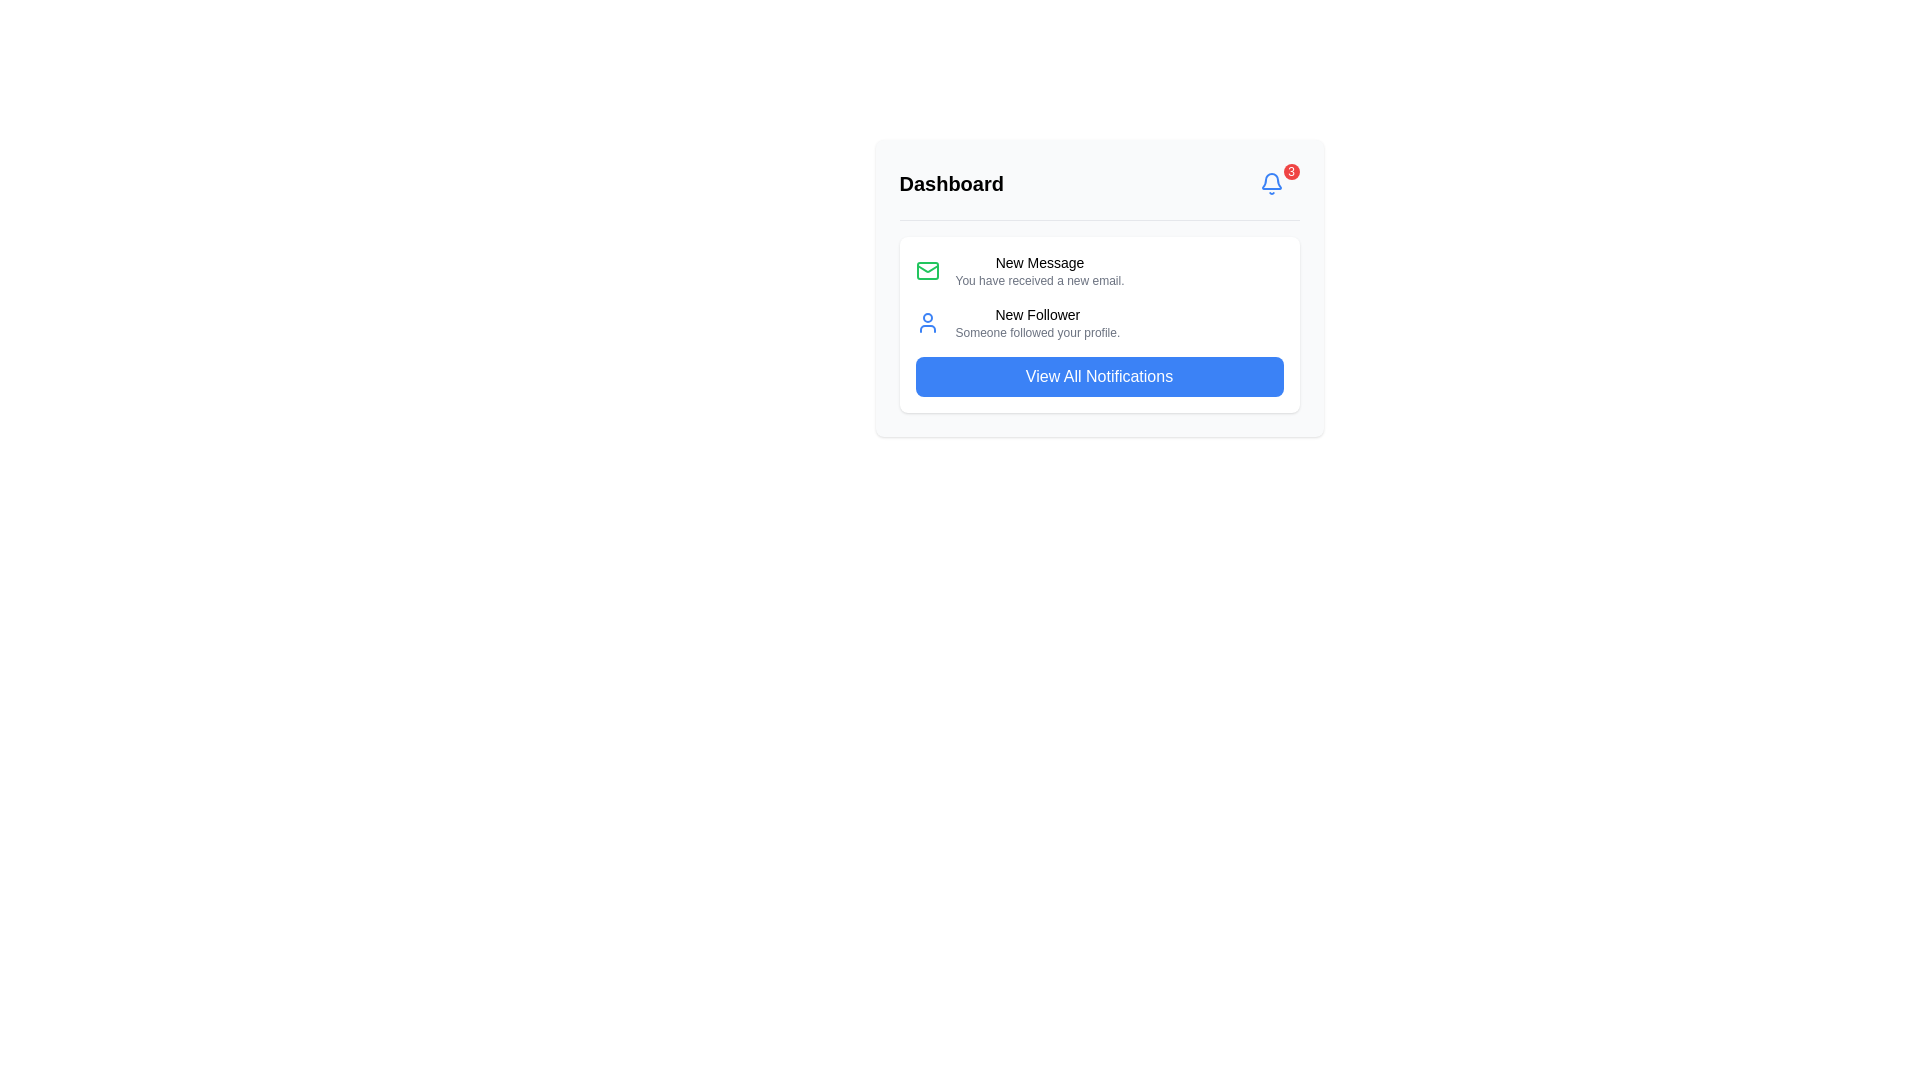  Describe the element at coordinates (1037, 331) in the screenshot. I see `the descriptive text label that informs the user about a new follower, located beneath the 'New Follower' heading in the notifications section` at that location.